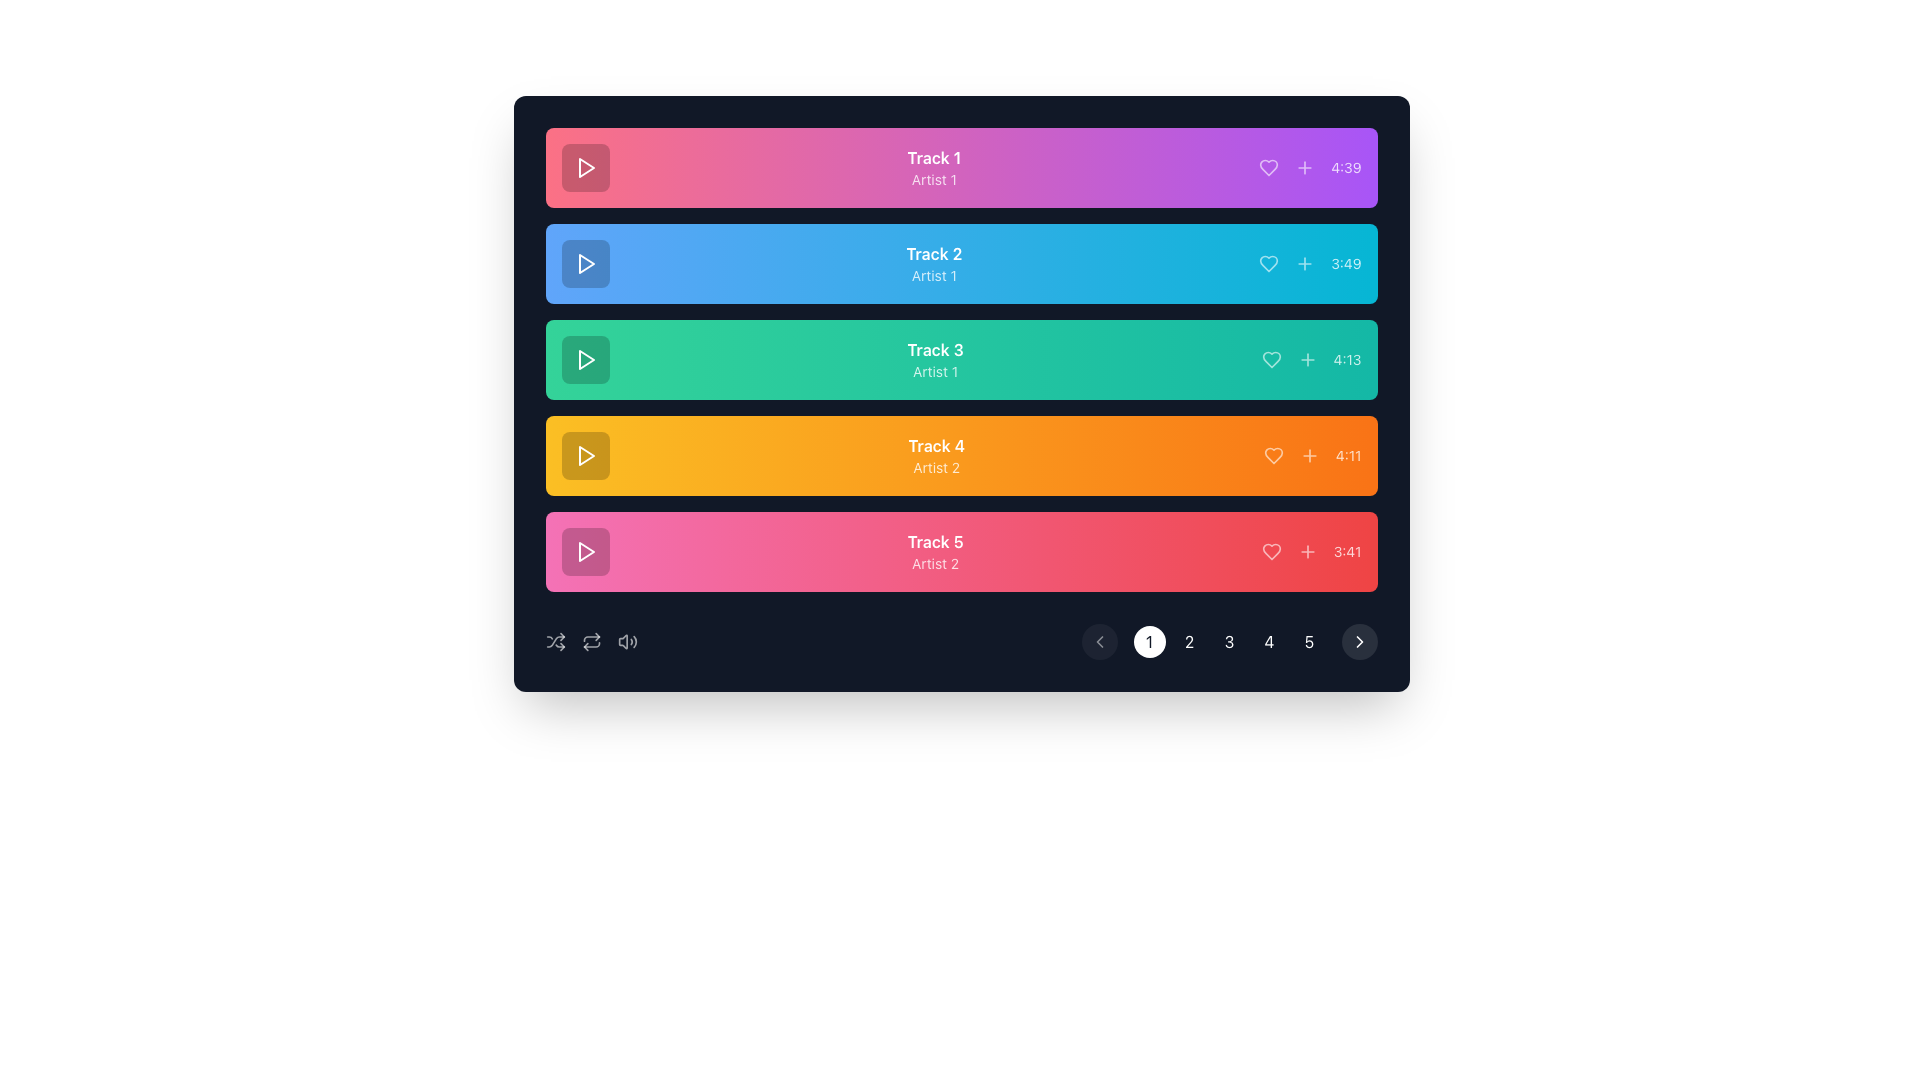 This screenshot has width=1920, height=1080. Describe the element at coordinates (935, 455) in the screenshot. I see `displayed information for the text label representing 'Track 4' by 'Artist 2' in the playlist` at that location.